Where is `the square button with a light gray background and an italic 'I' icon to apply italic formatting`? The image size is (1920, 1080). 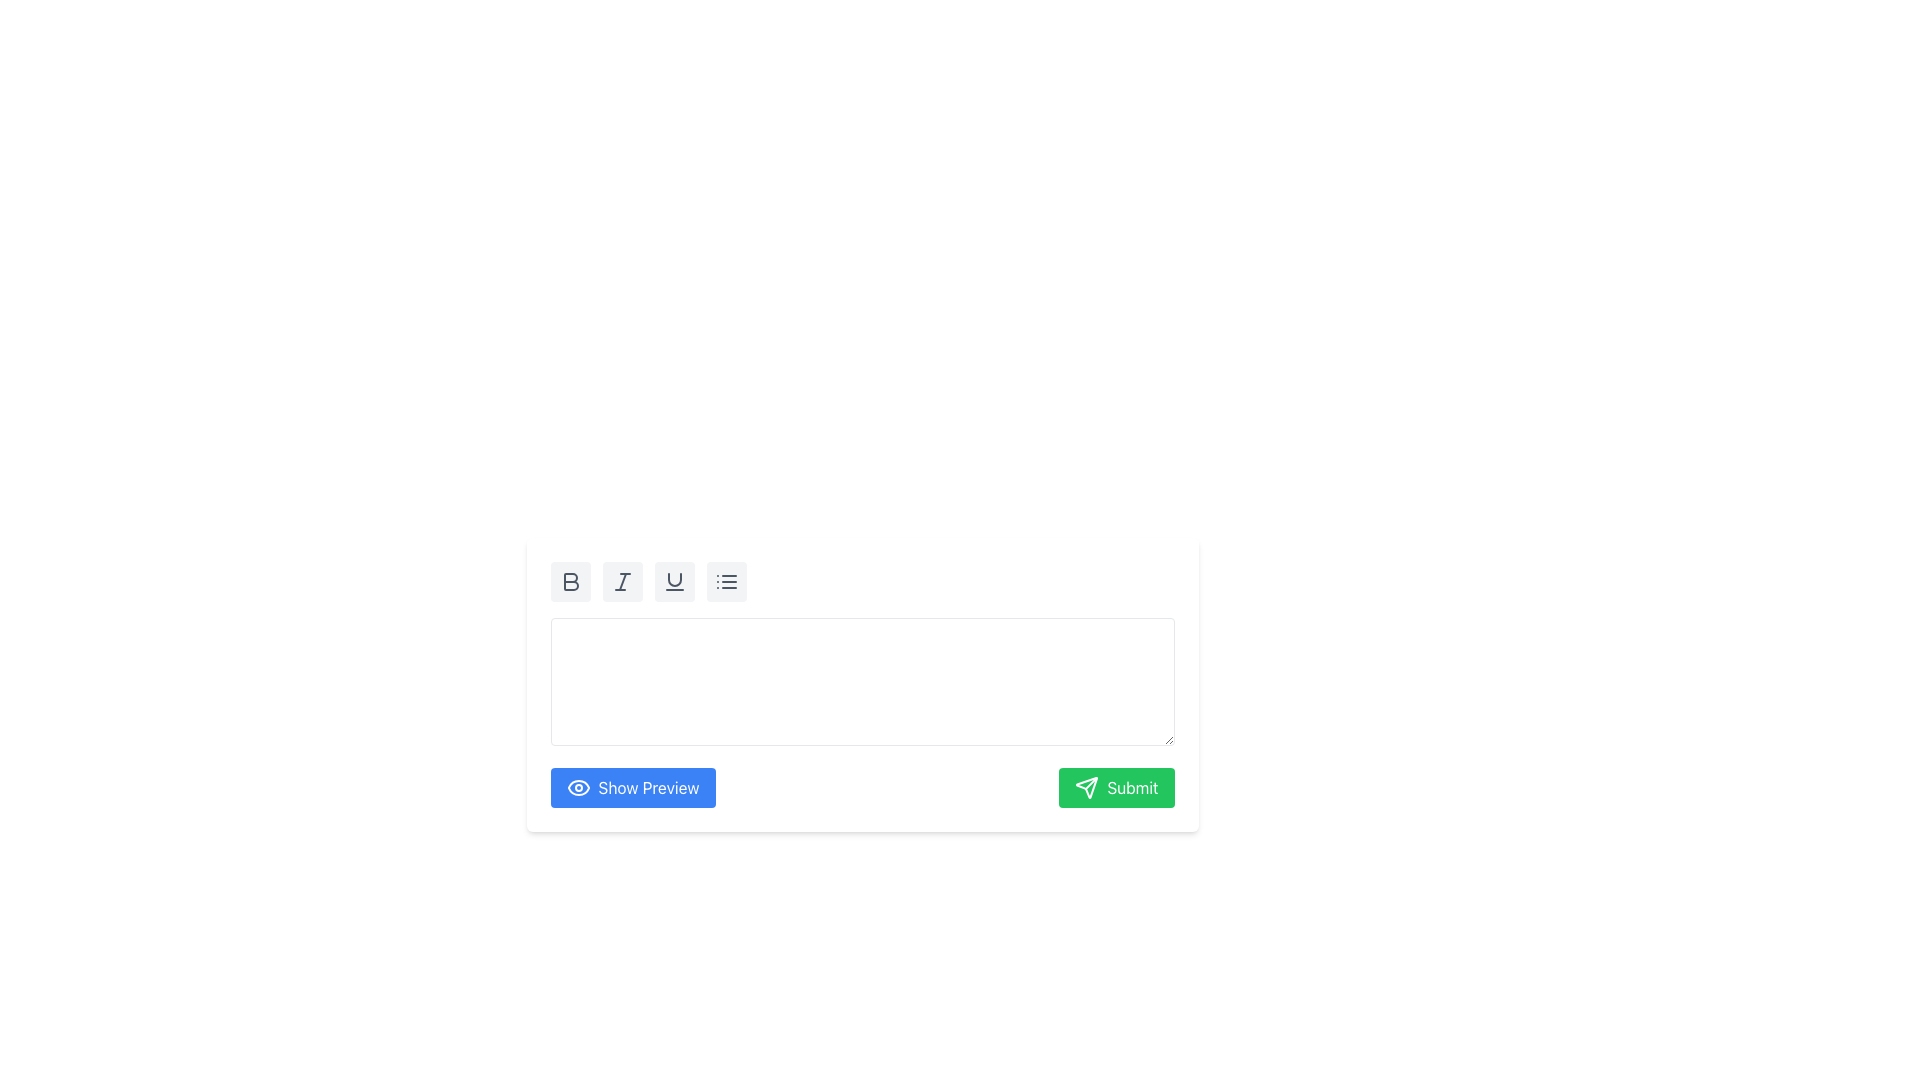
the square button with a light gray background and an italic 'I' icon to apply italic formatting is located at coordinates (621, 582).